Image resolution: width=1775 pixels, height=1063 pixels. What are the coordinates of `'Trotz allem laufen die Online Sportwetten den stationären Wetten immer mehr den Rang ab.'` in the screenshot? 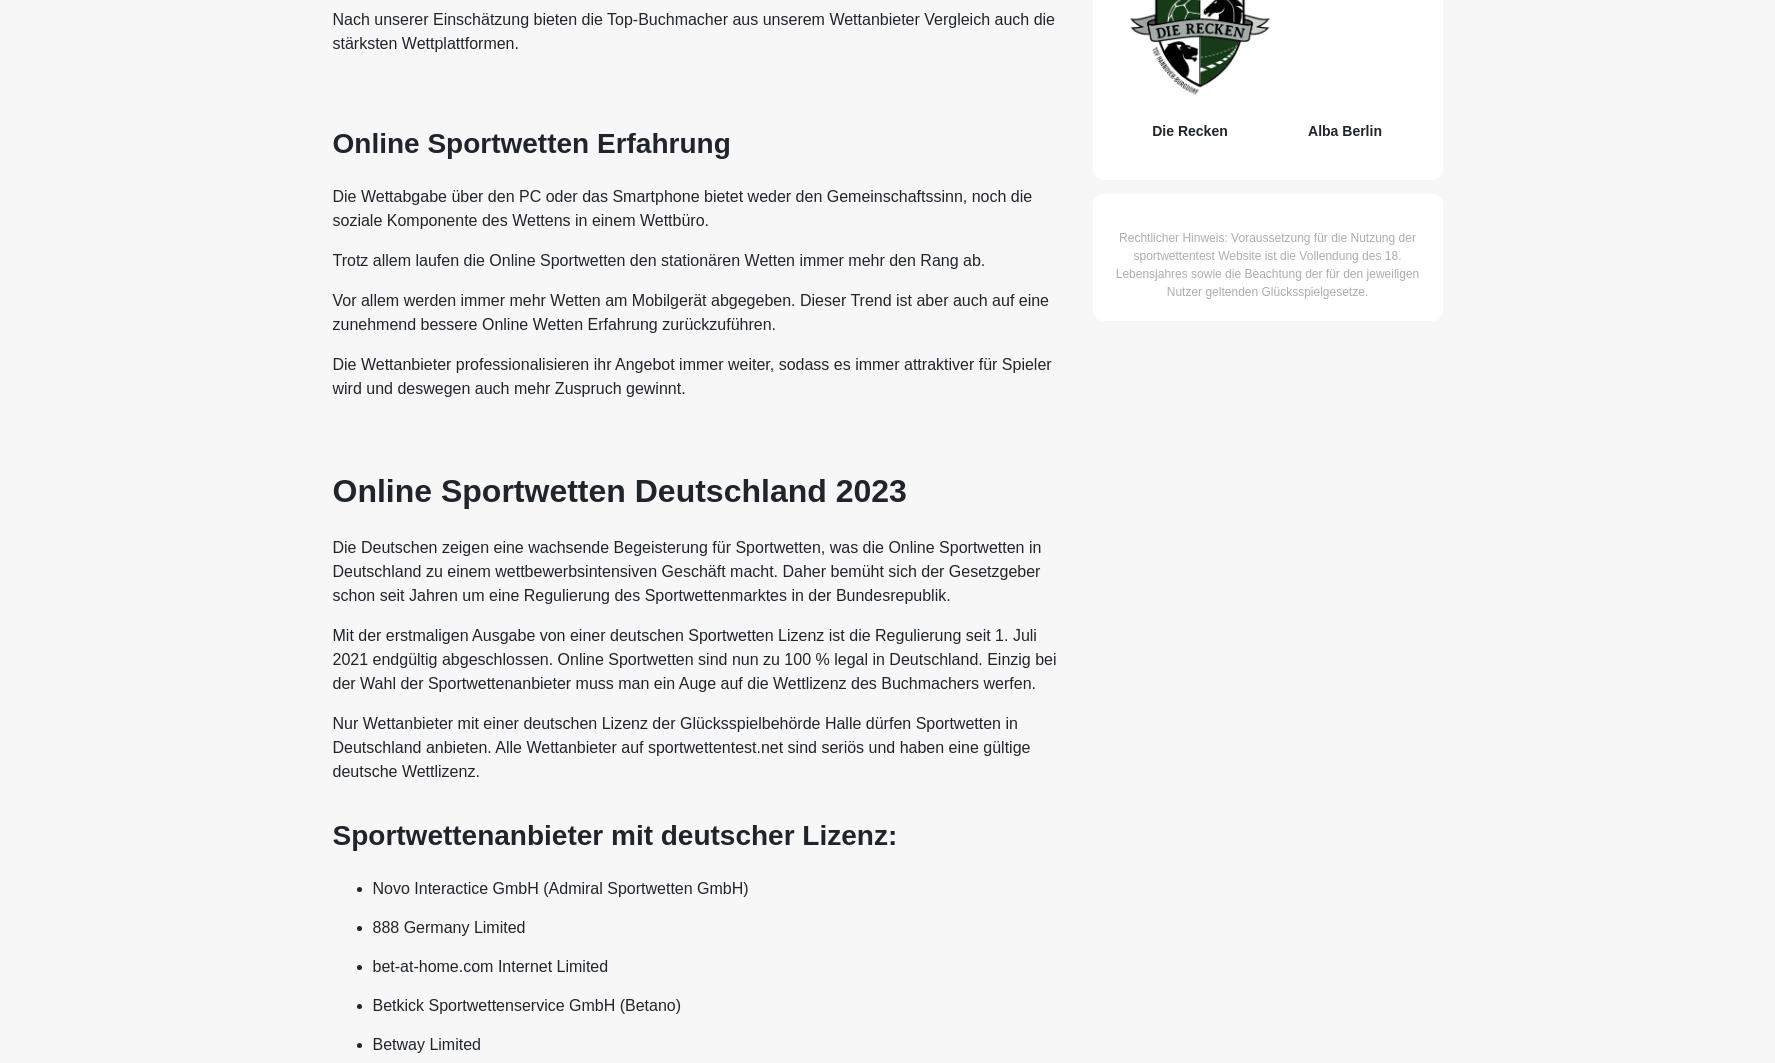 It's located at (330, 260).